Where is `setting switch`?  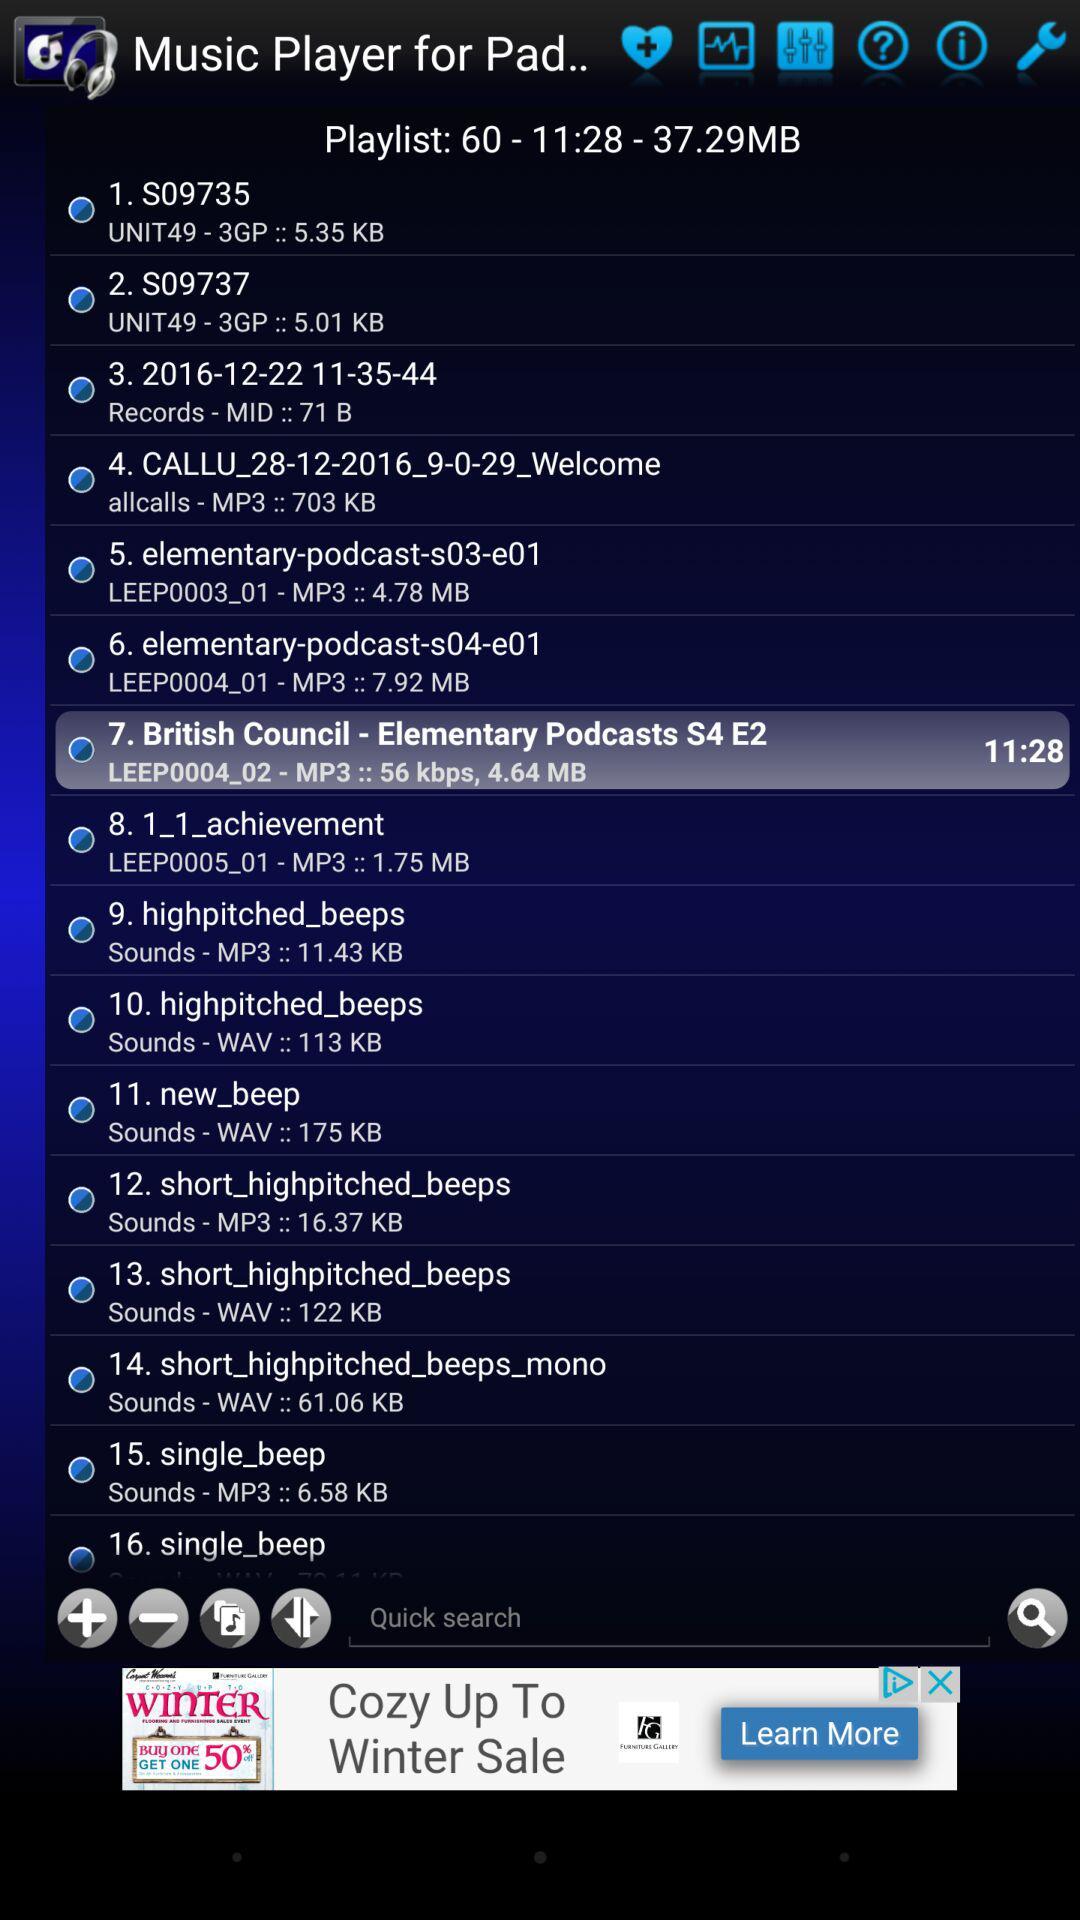
setting switch is located at coordinates (1039, 52).